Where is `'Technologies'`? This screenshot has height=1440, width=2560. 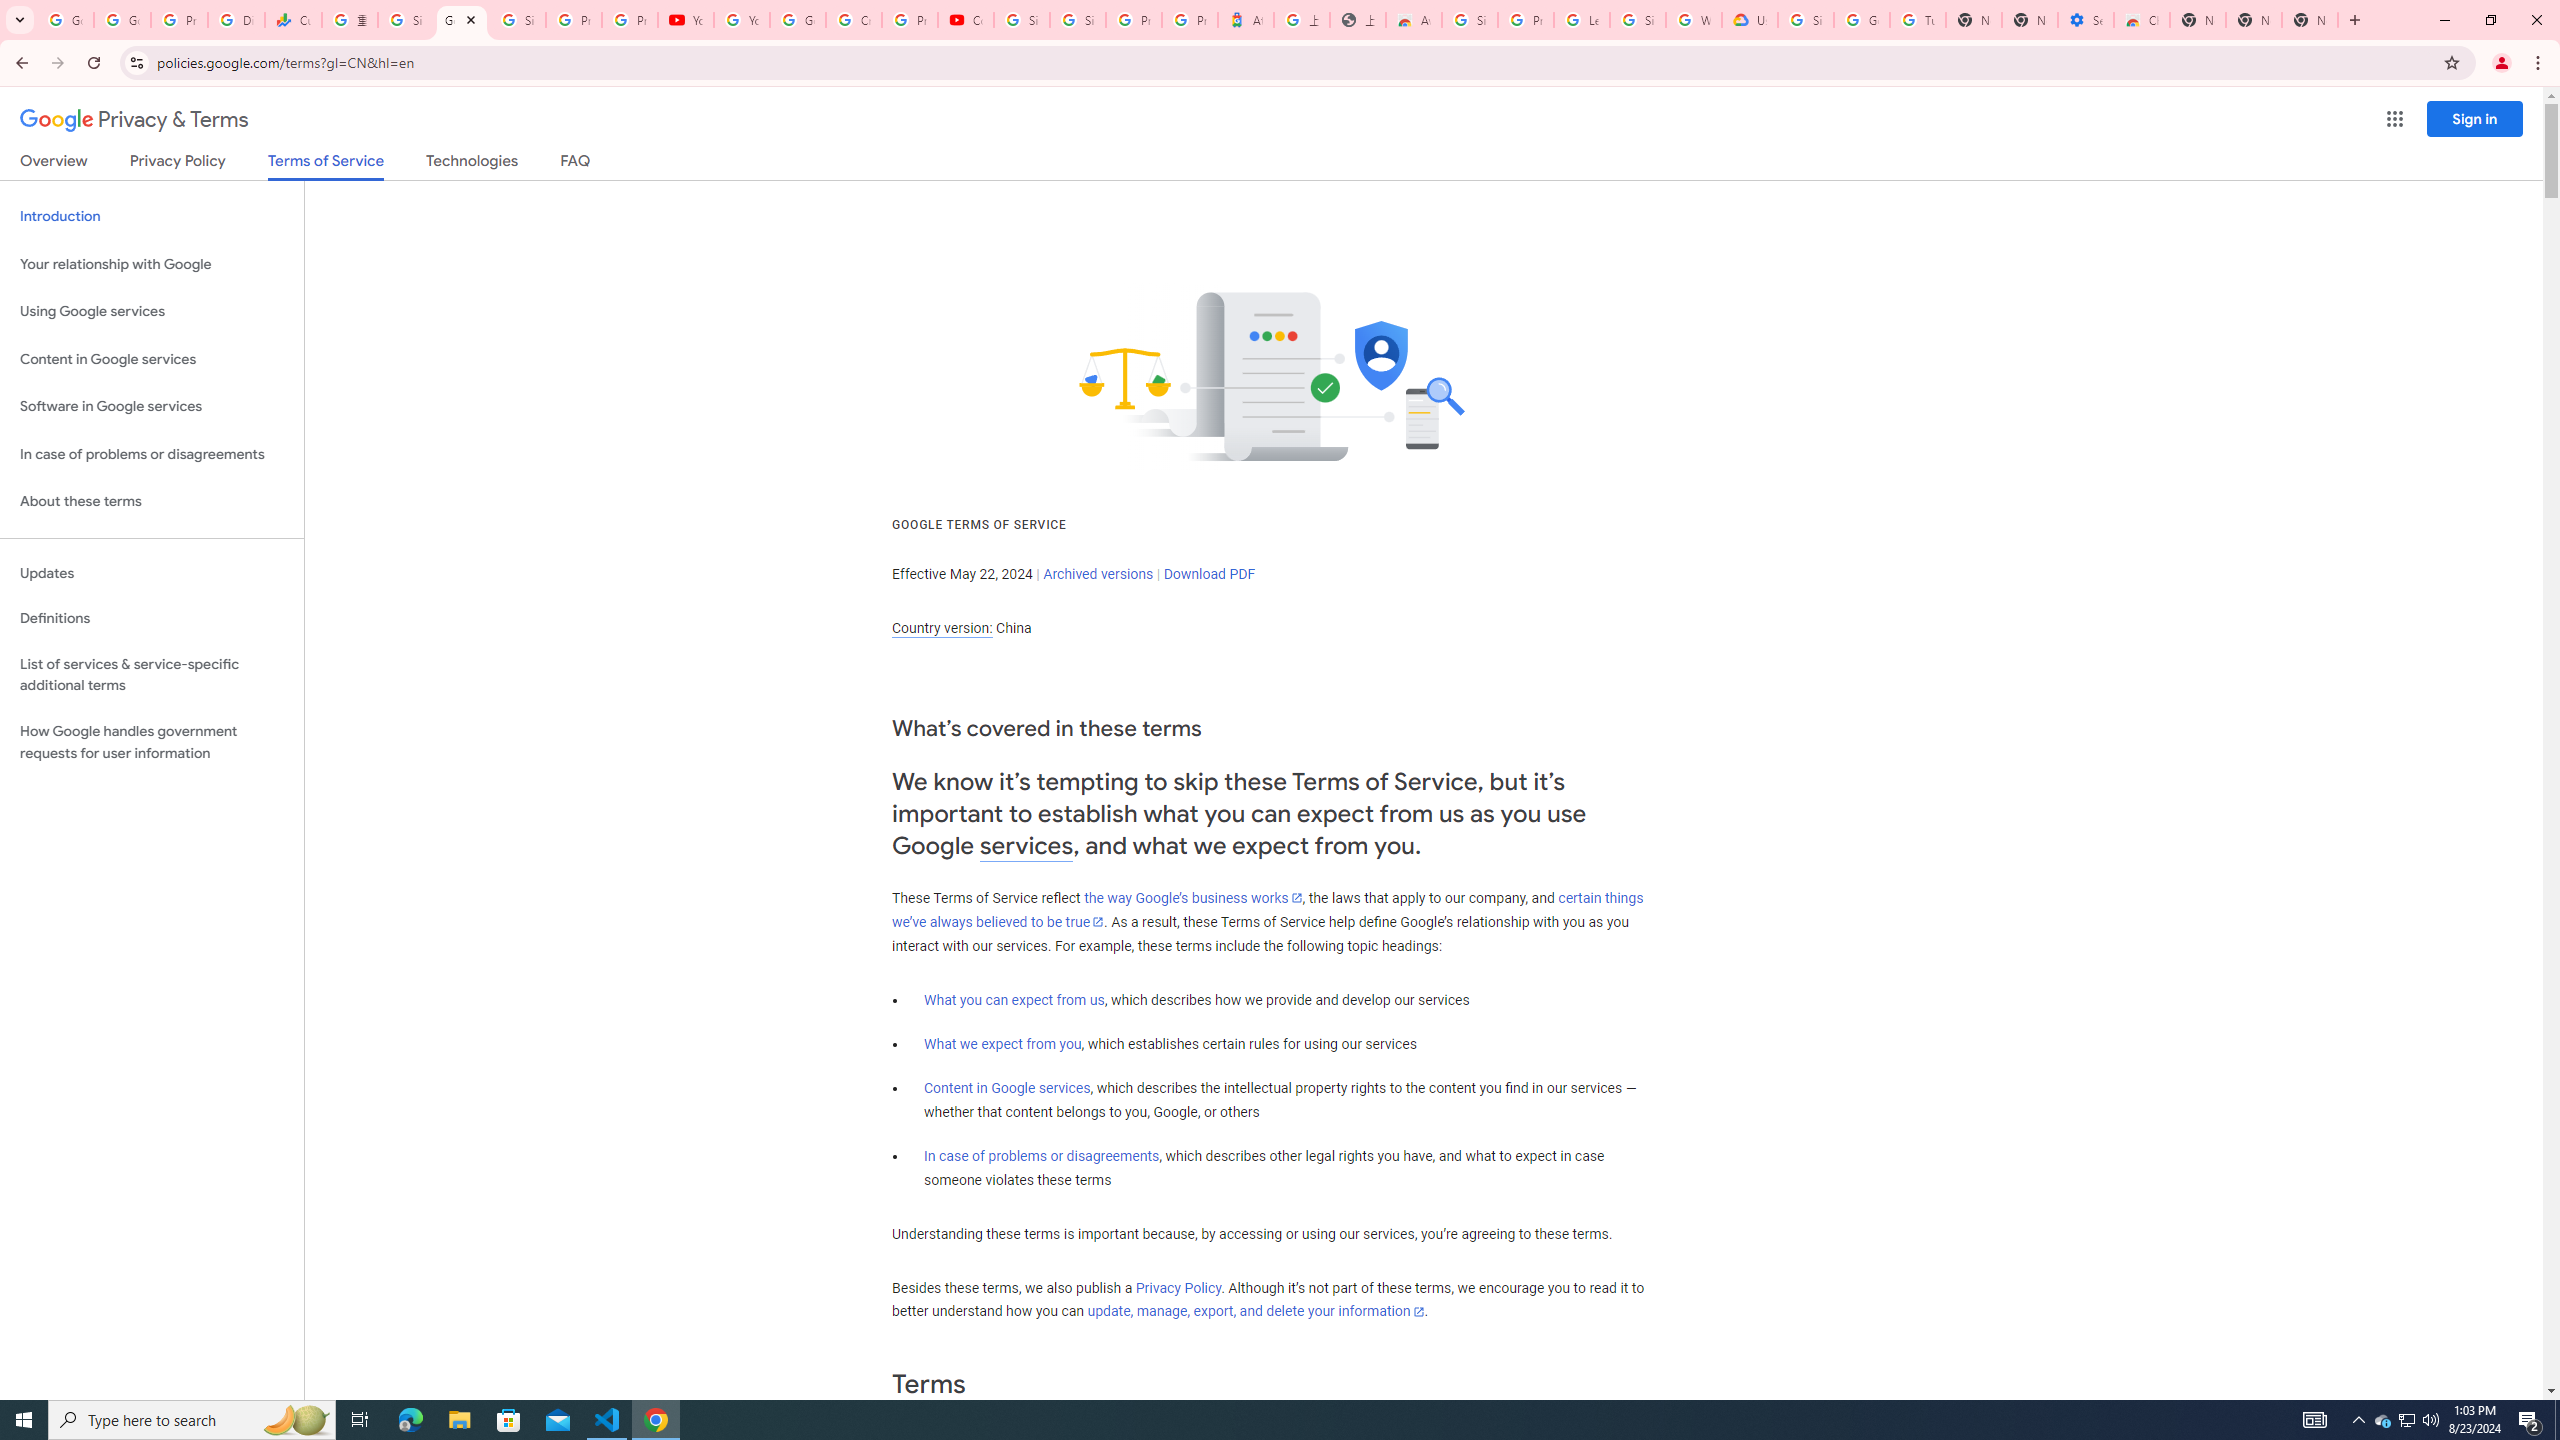 'Technologies' is located at coordinates (472, 164).